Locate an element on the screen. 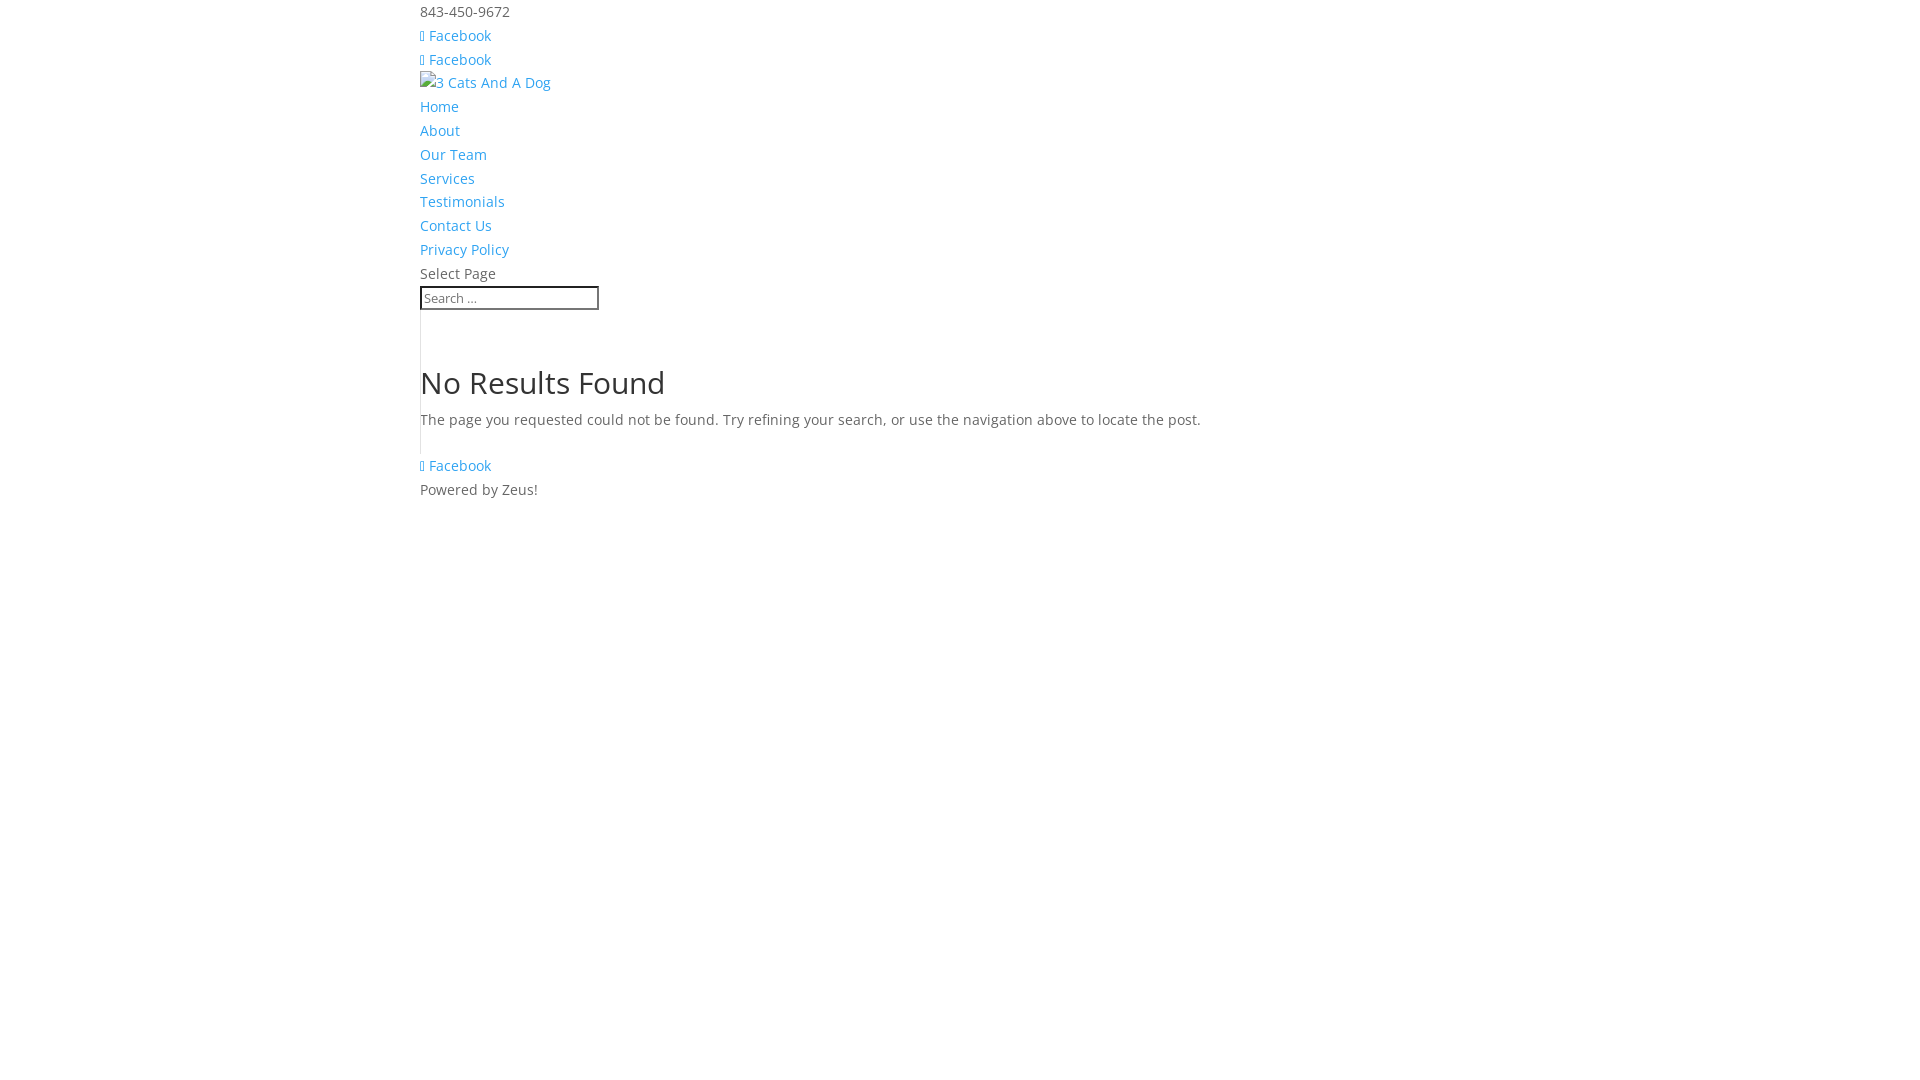 The image size is (1920, 1080). 'Facebook' is located at coordinates (419, 35).